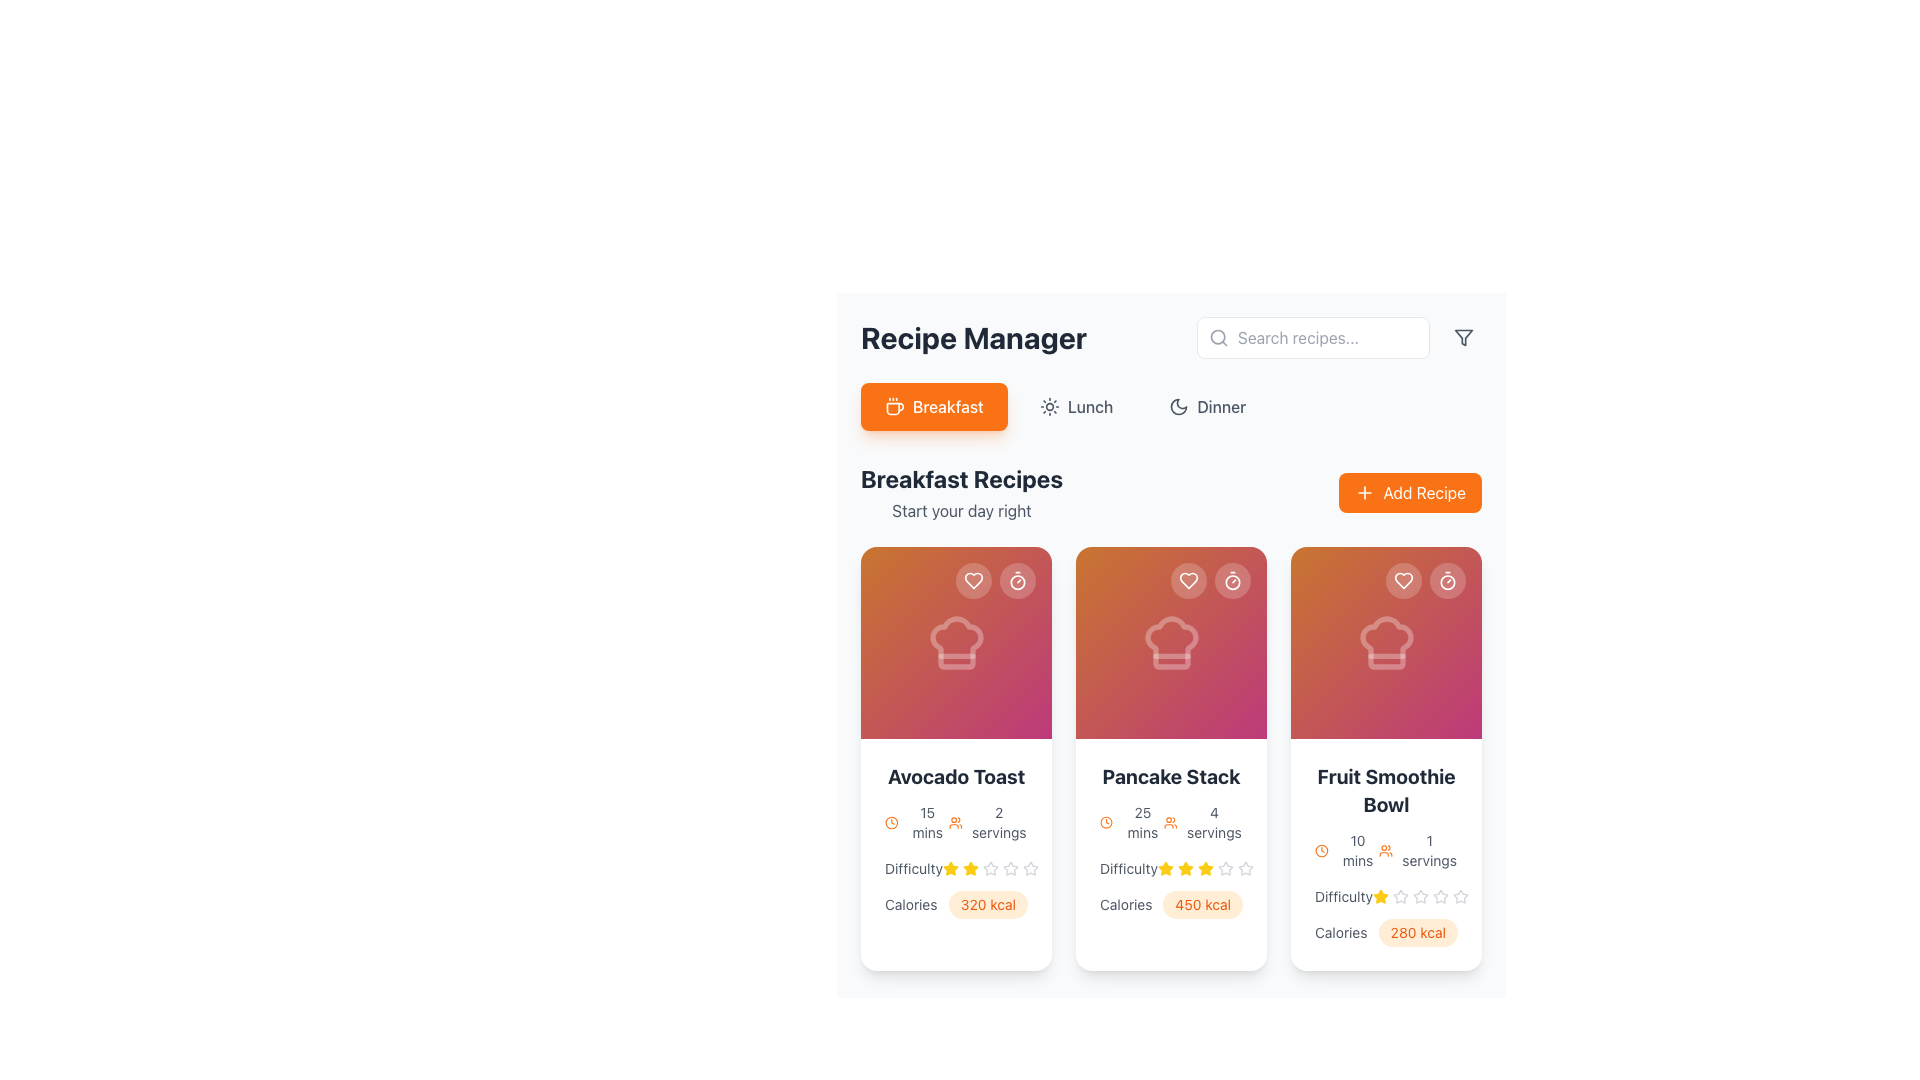 This screenshot has width=1920, height=1080. What do you see at coordinates (1171, 822) in the screenshot?
I see `the servings icon that visually represents the number of servings, located next to the text '4 servings'` at bounding box center [1171, 822].